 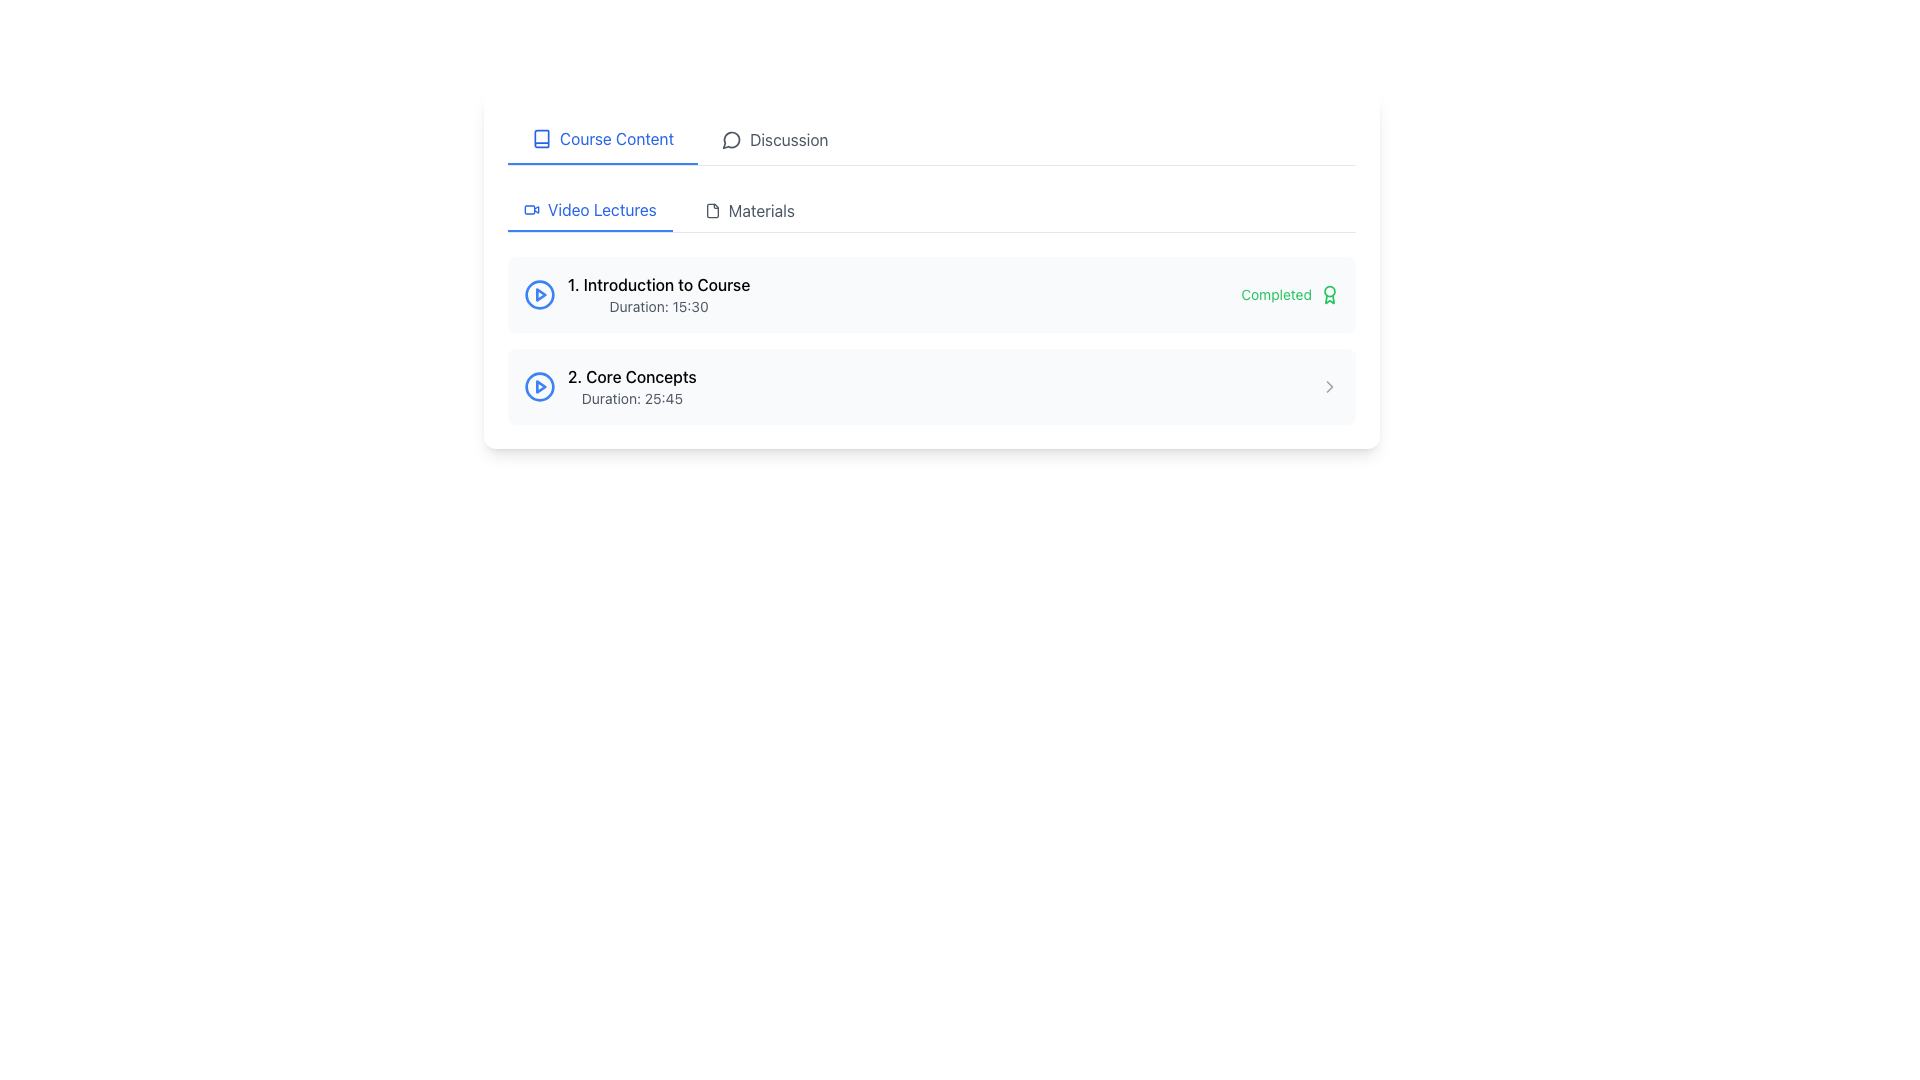 I want to click on the circular SVG element representing the play button for the '2. Core Concepts' video entry in the vertical list of video lectures, so click(x=539, y=386).